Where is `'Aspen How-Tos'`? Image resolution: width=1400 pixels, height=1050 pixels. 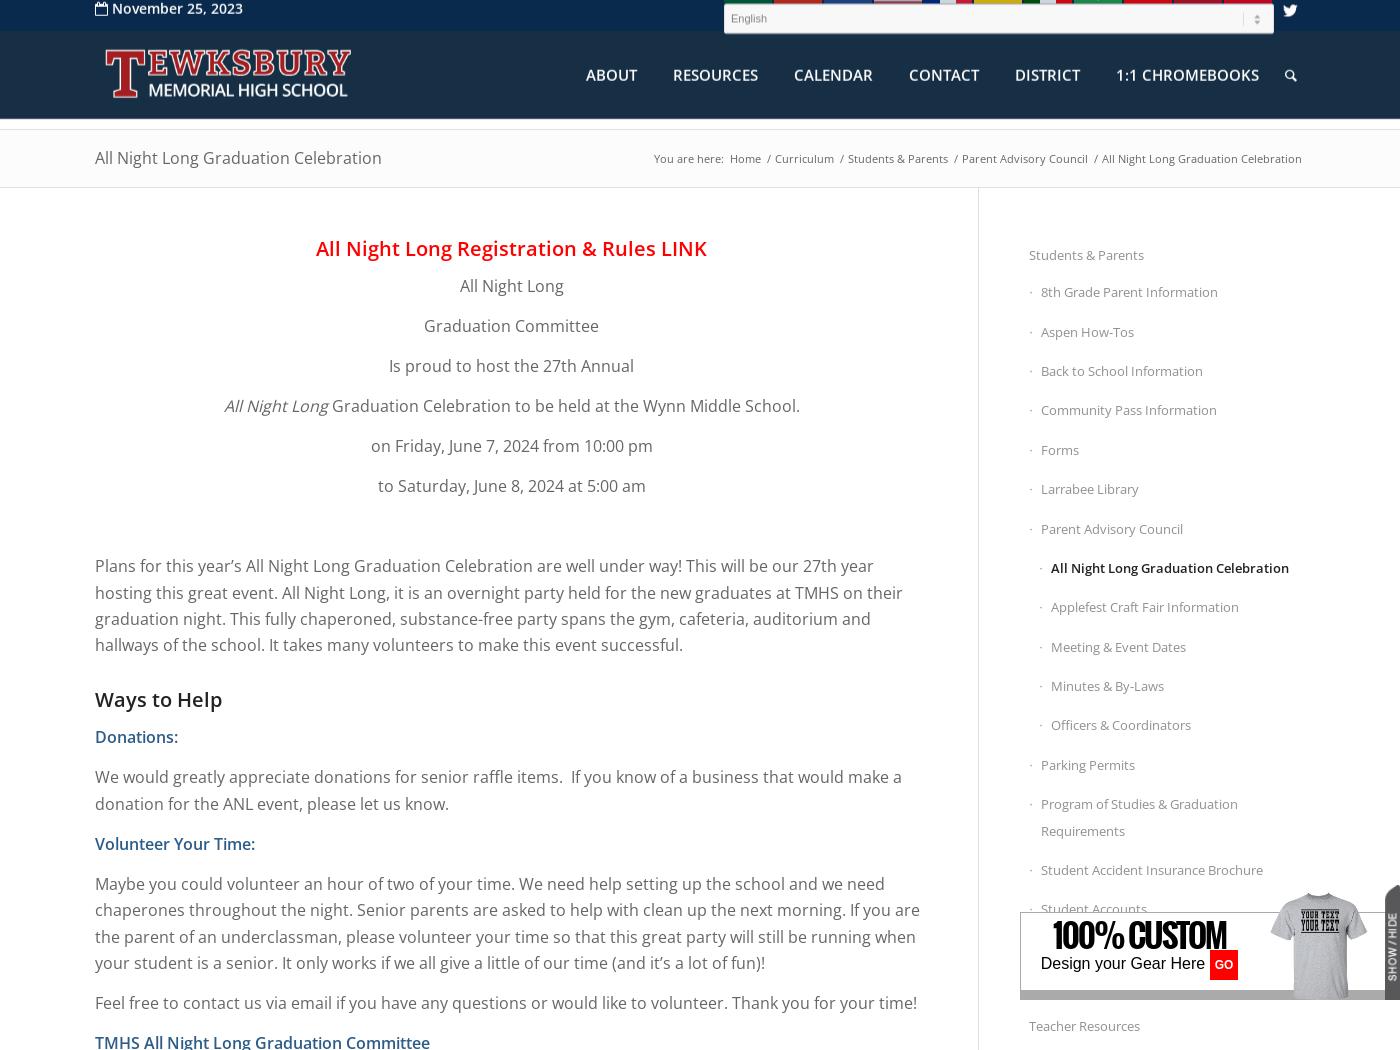 'Aspen How-Tos' is located at coordinates (1087, 330).